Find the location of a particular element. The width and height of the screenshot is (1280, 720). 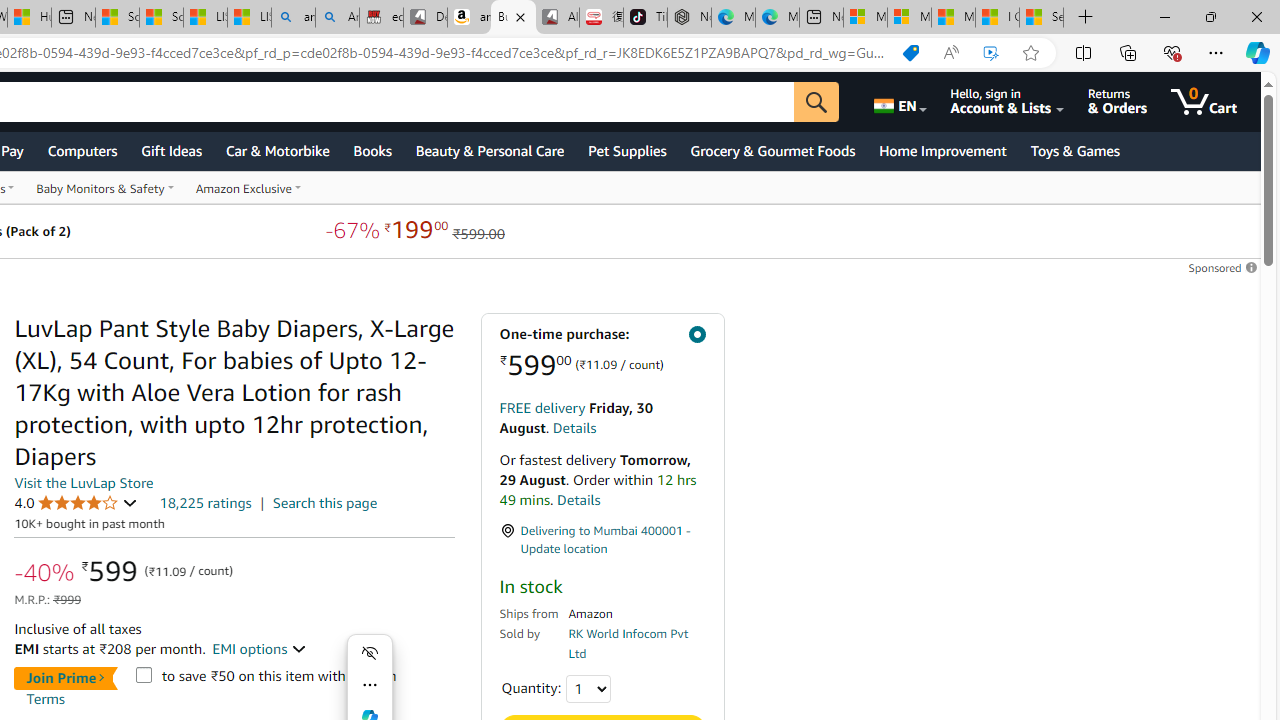

'Microsoft account | Privacy' is located at coordinates (908, 17).